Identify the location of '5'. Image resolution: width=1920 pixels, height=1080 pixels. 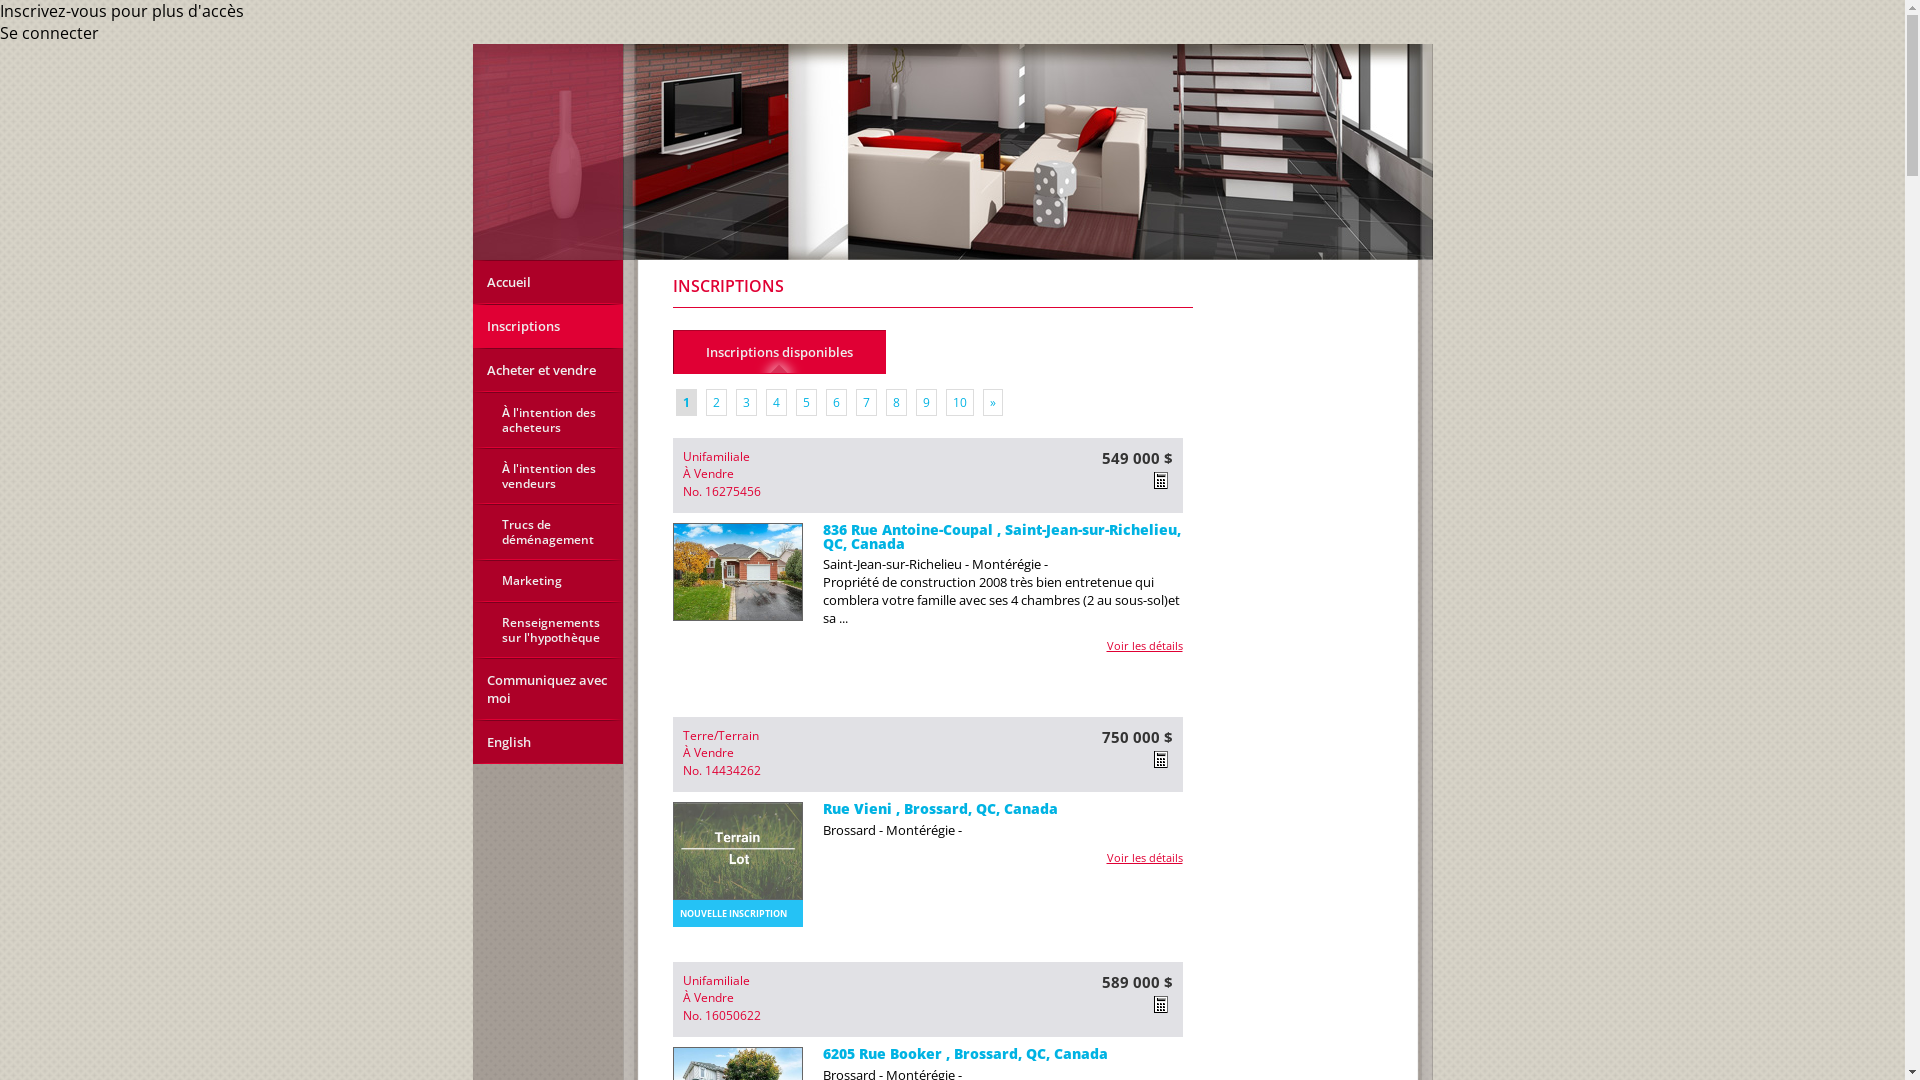
(795, 402).